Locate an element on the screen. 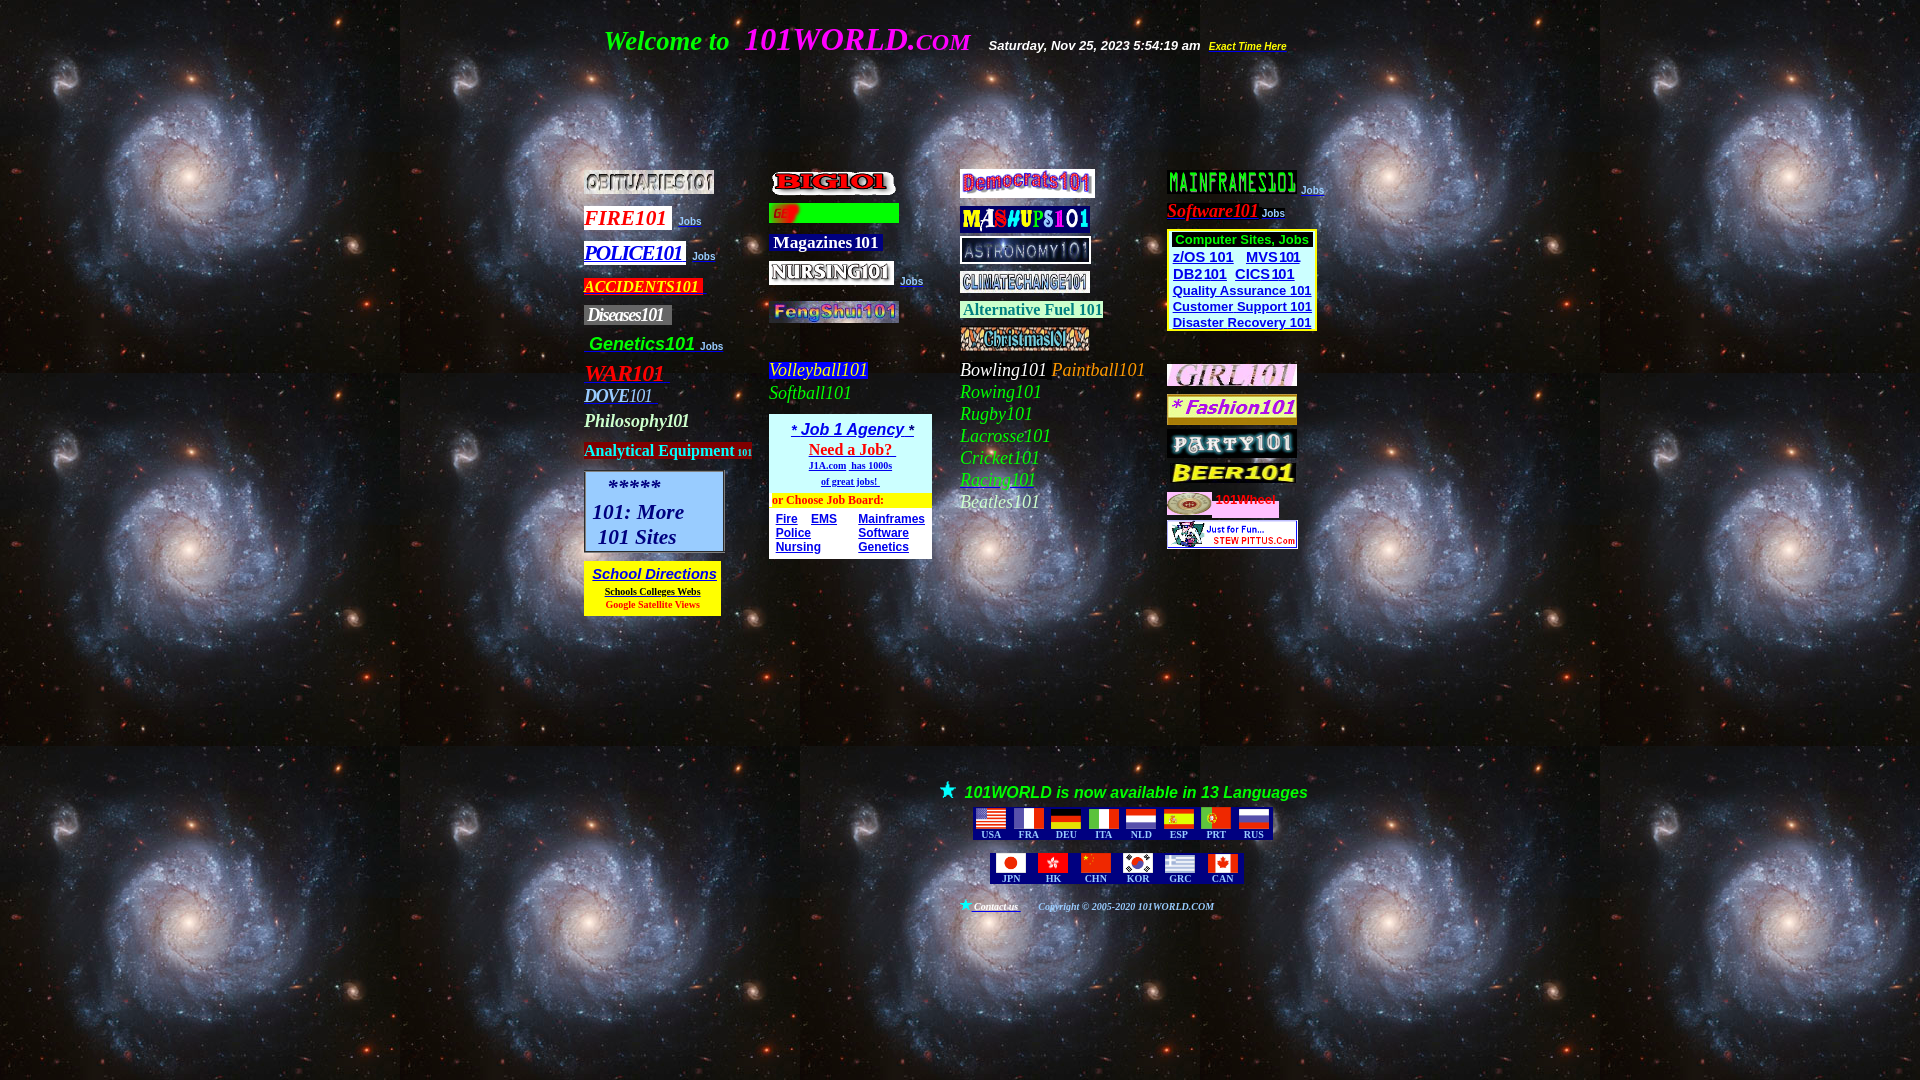  'GRC' is located at coordinates (1180, 876).